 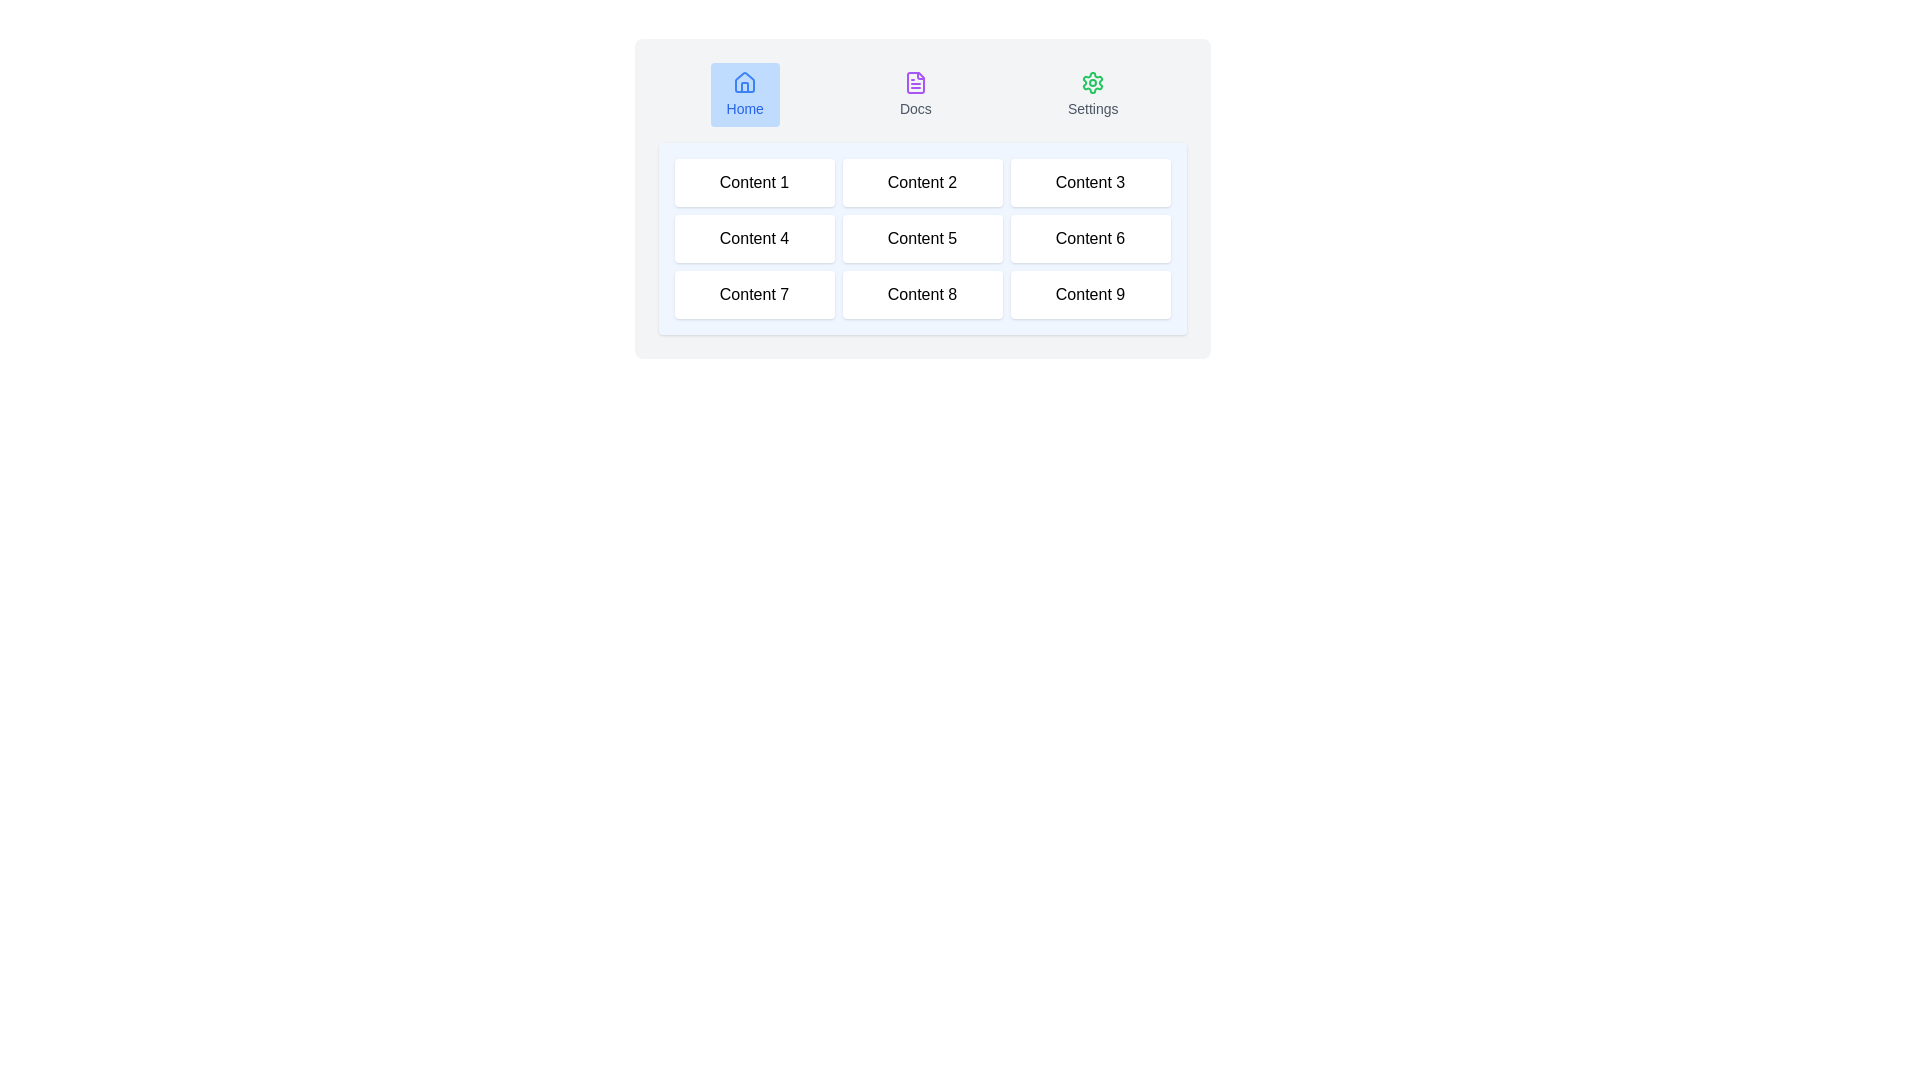 What do you see at coordinates (1092, 95) in the screenshot?
I see `the Settings tab by clicking on its respective button` at bounding box center [1092, 95].